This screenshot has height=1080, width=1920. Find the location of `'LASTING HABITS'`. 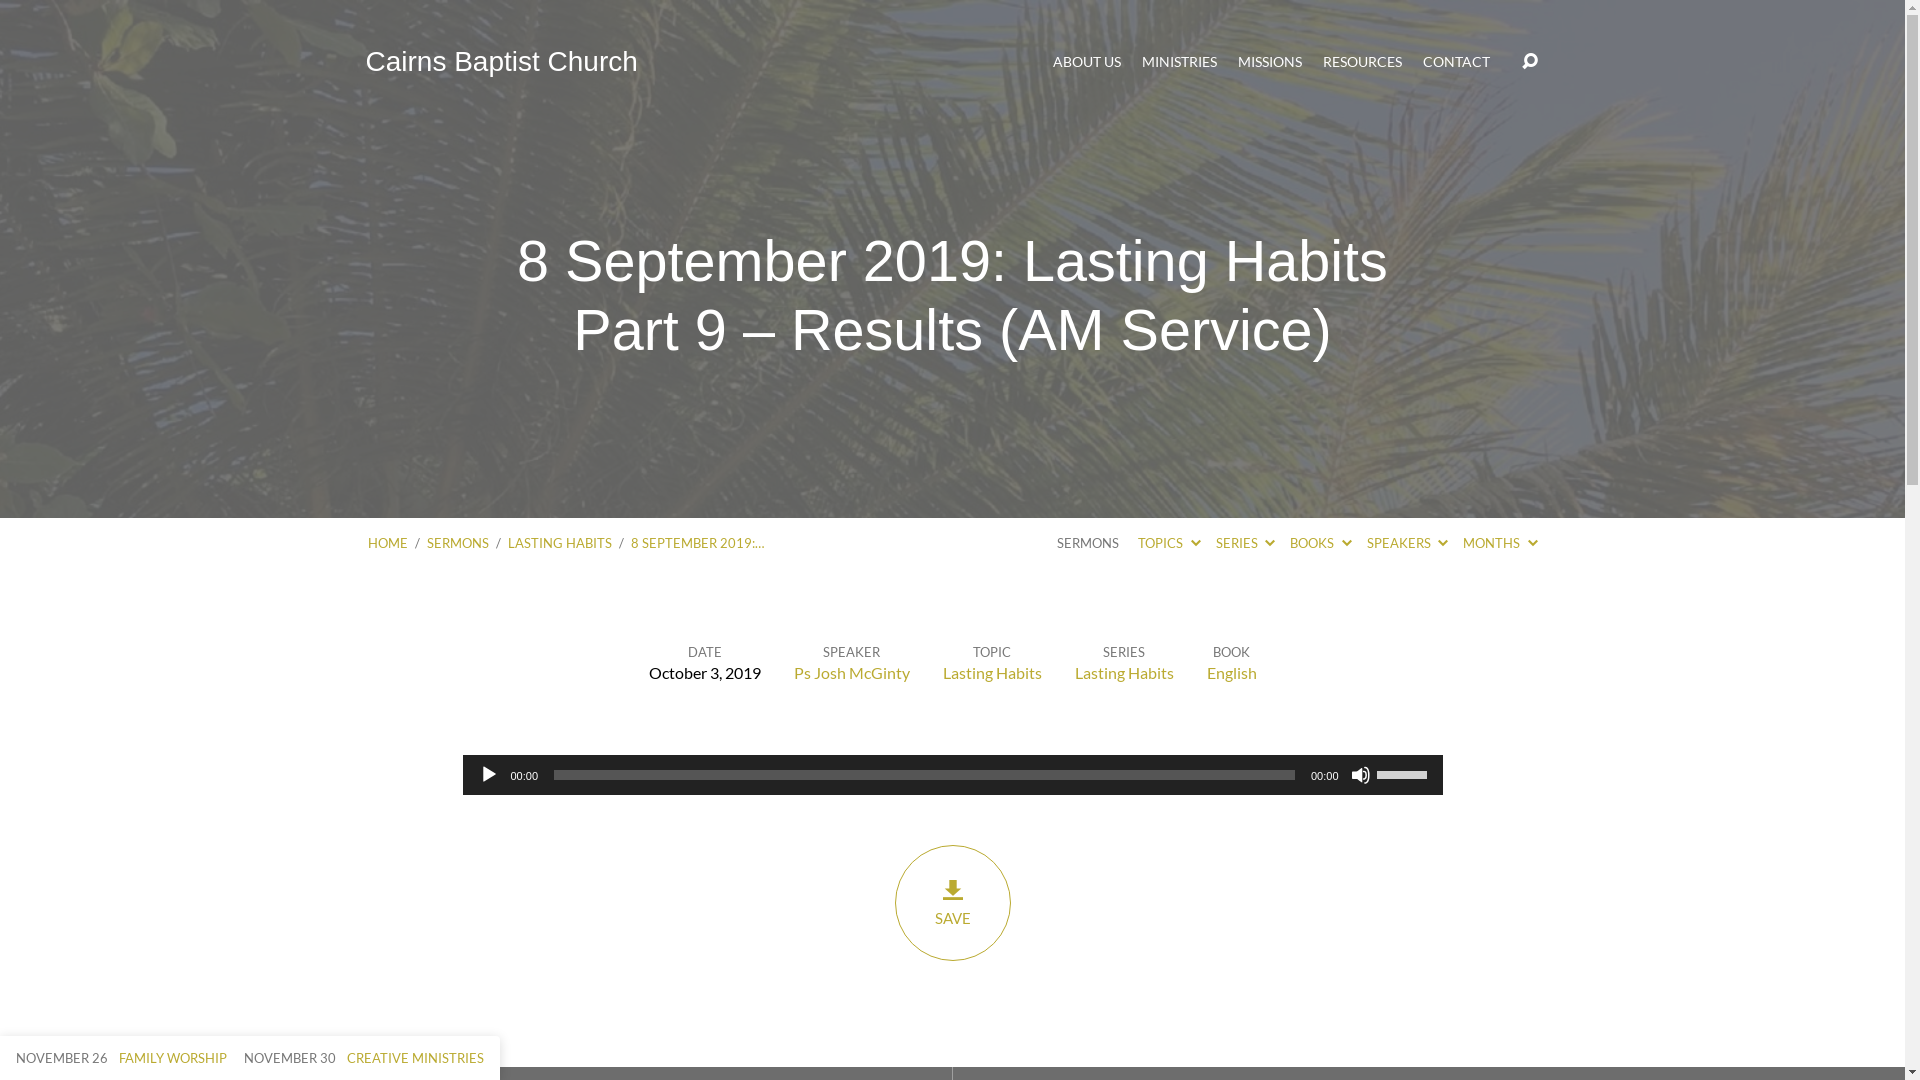

'LASTING HABITS' is located at coordinates (560, 543).